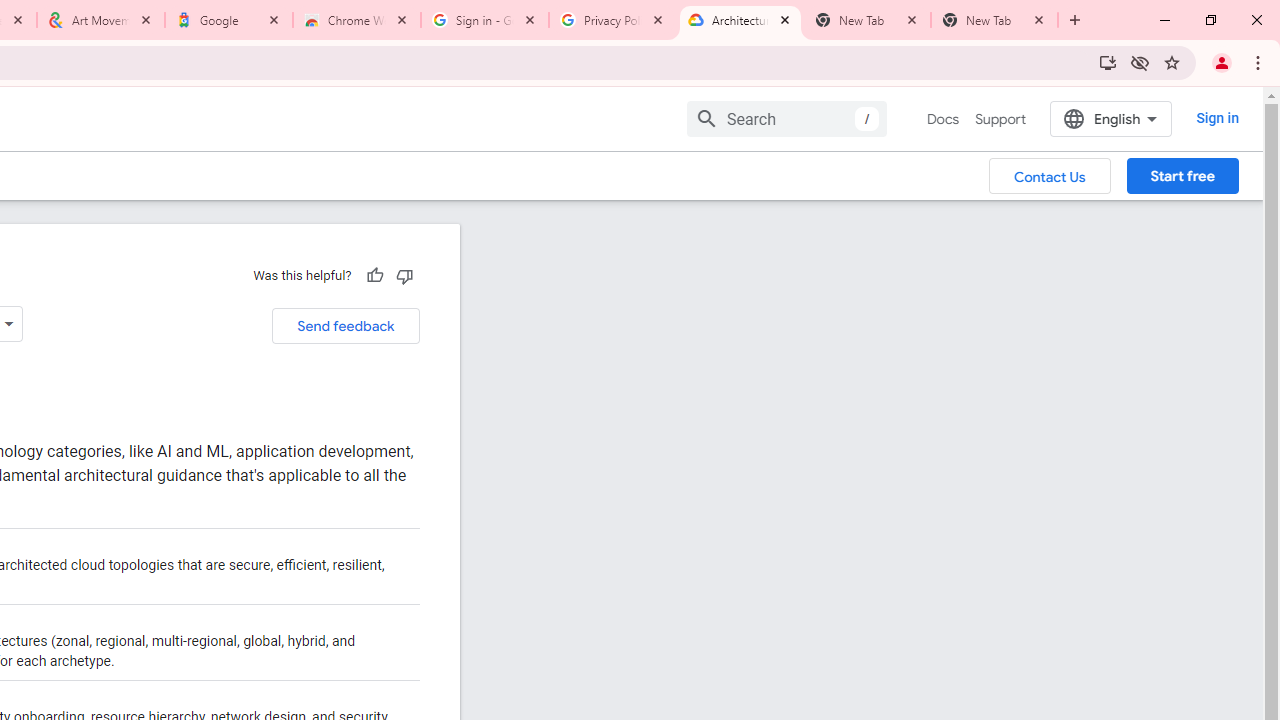  What do you see at coordinates (1106, 61) in the screenshot?
I see `'Install Google Cloud'` at bounding box center [1106, 61].